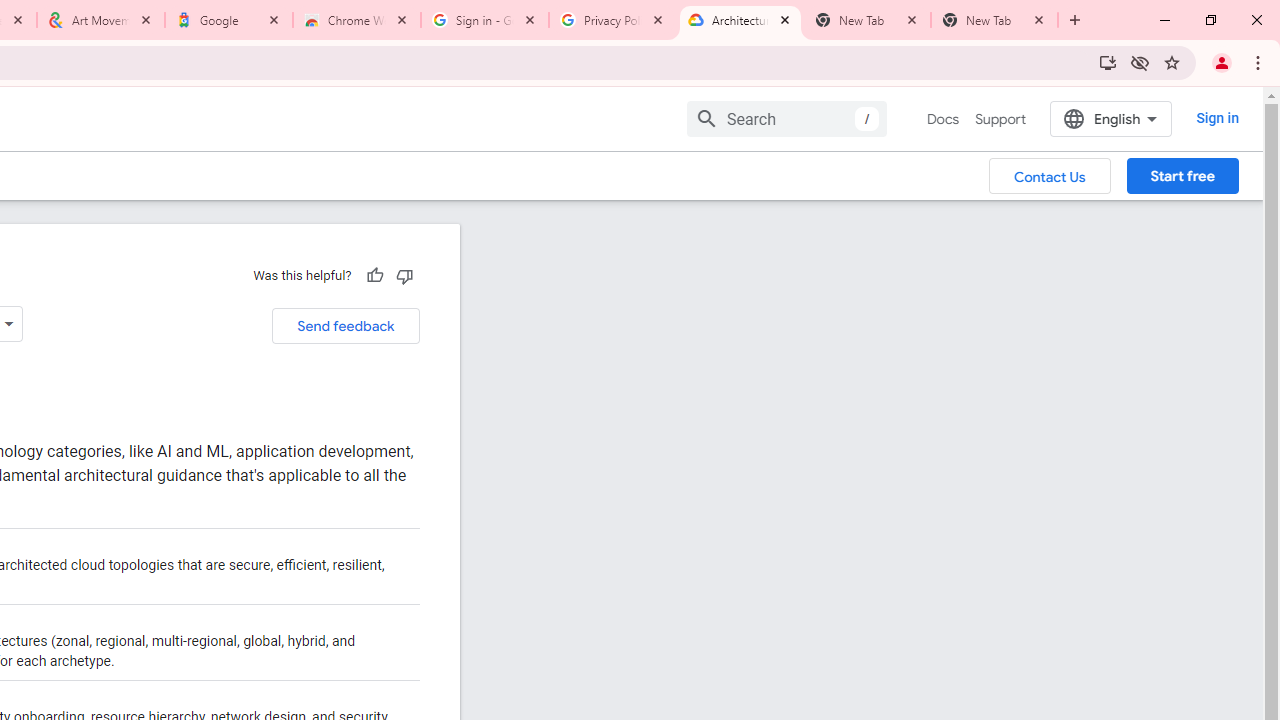  What do you see at coordinates (1106, 61) in the screenshot?
I see `'Install Google Cloud'` at bounding box center [1106, 61].